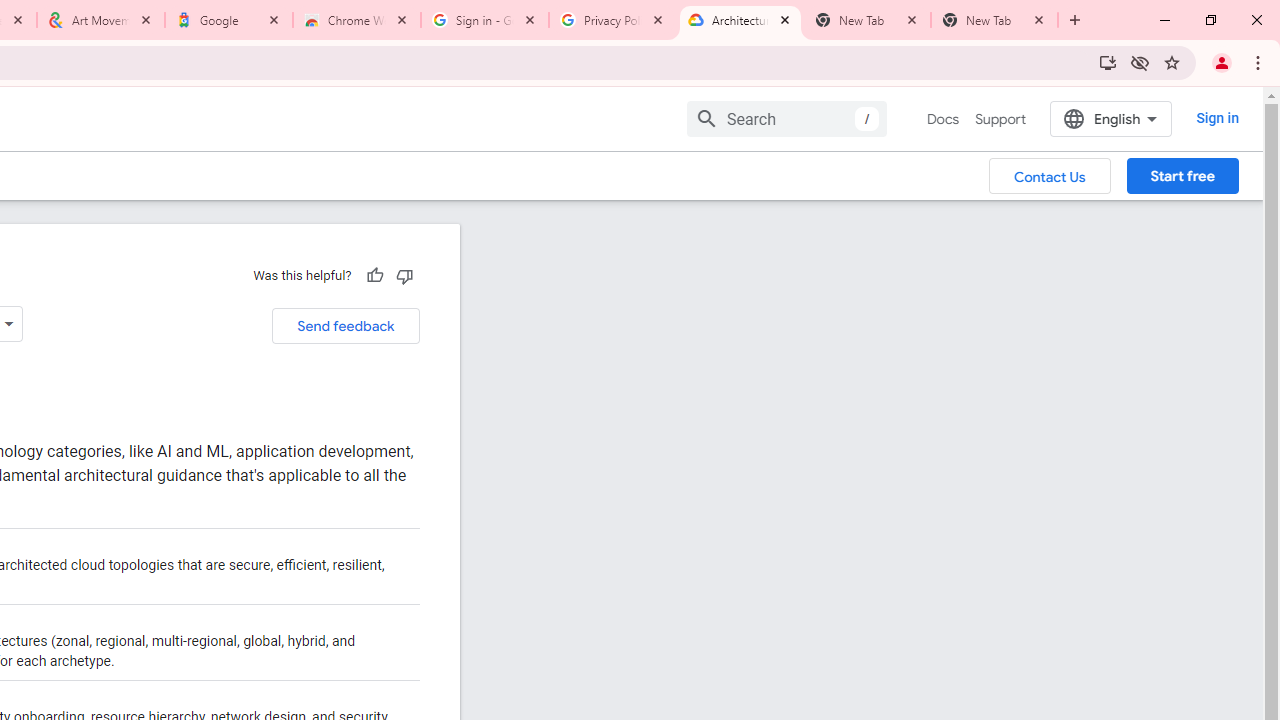  What do you see at coordinates (1106, 61) in the screenshot?
I see `'Install Google Cloud'` at bounding box center [1106, 61].